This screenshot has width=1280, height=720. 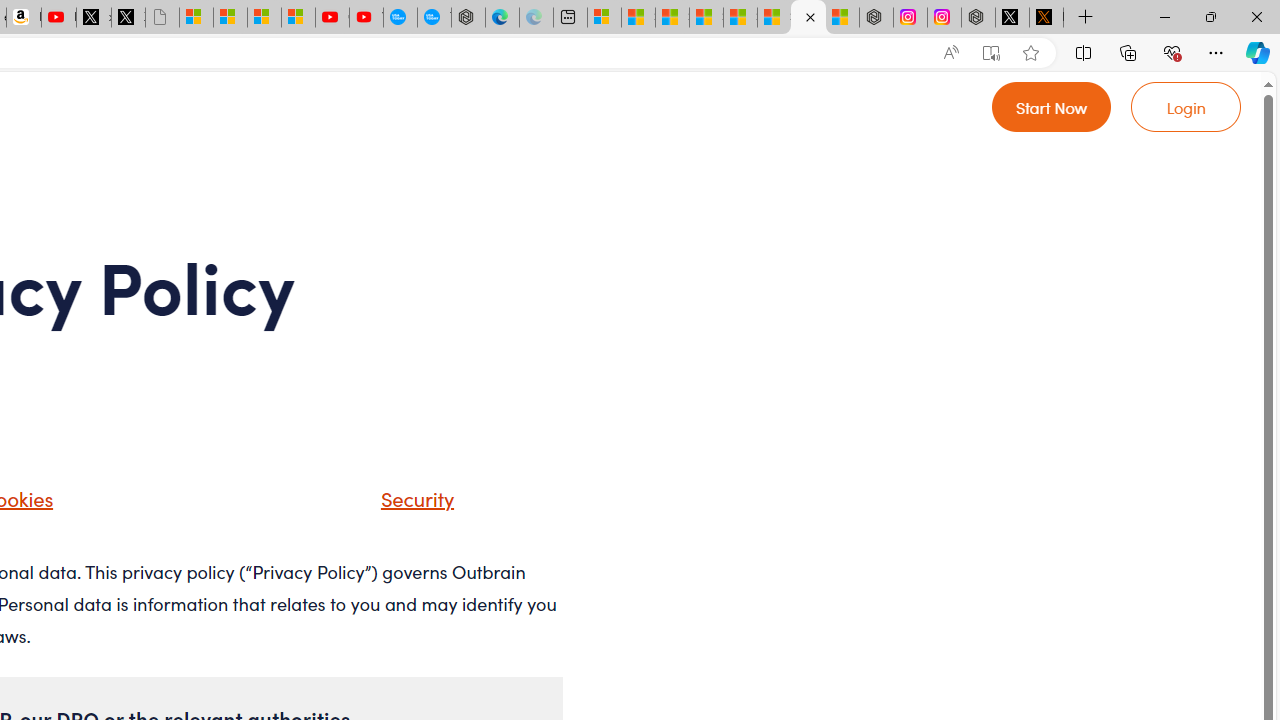 I want to click on 'Enter Immersive Reader (F9)', so click(x=991, y=52).